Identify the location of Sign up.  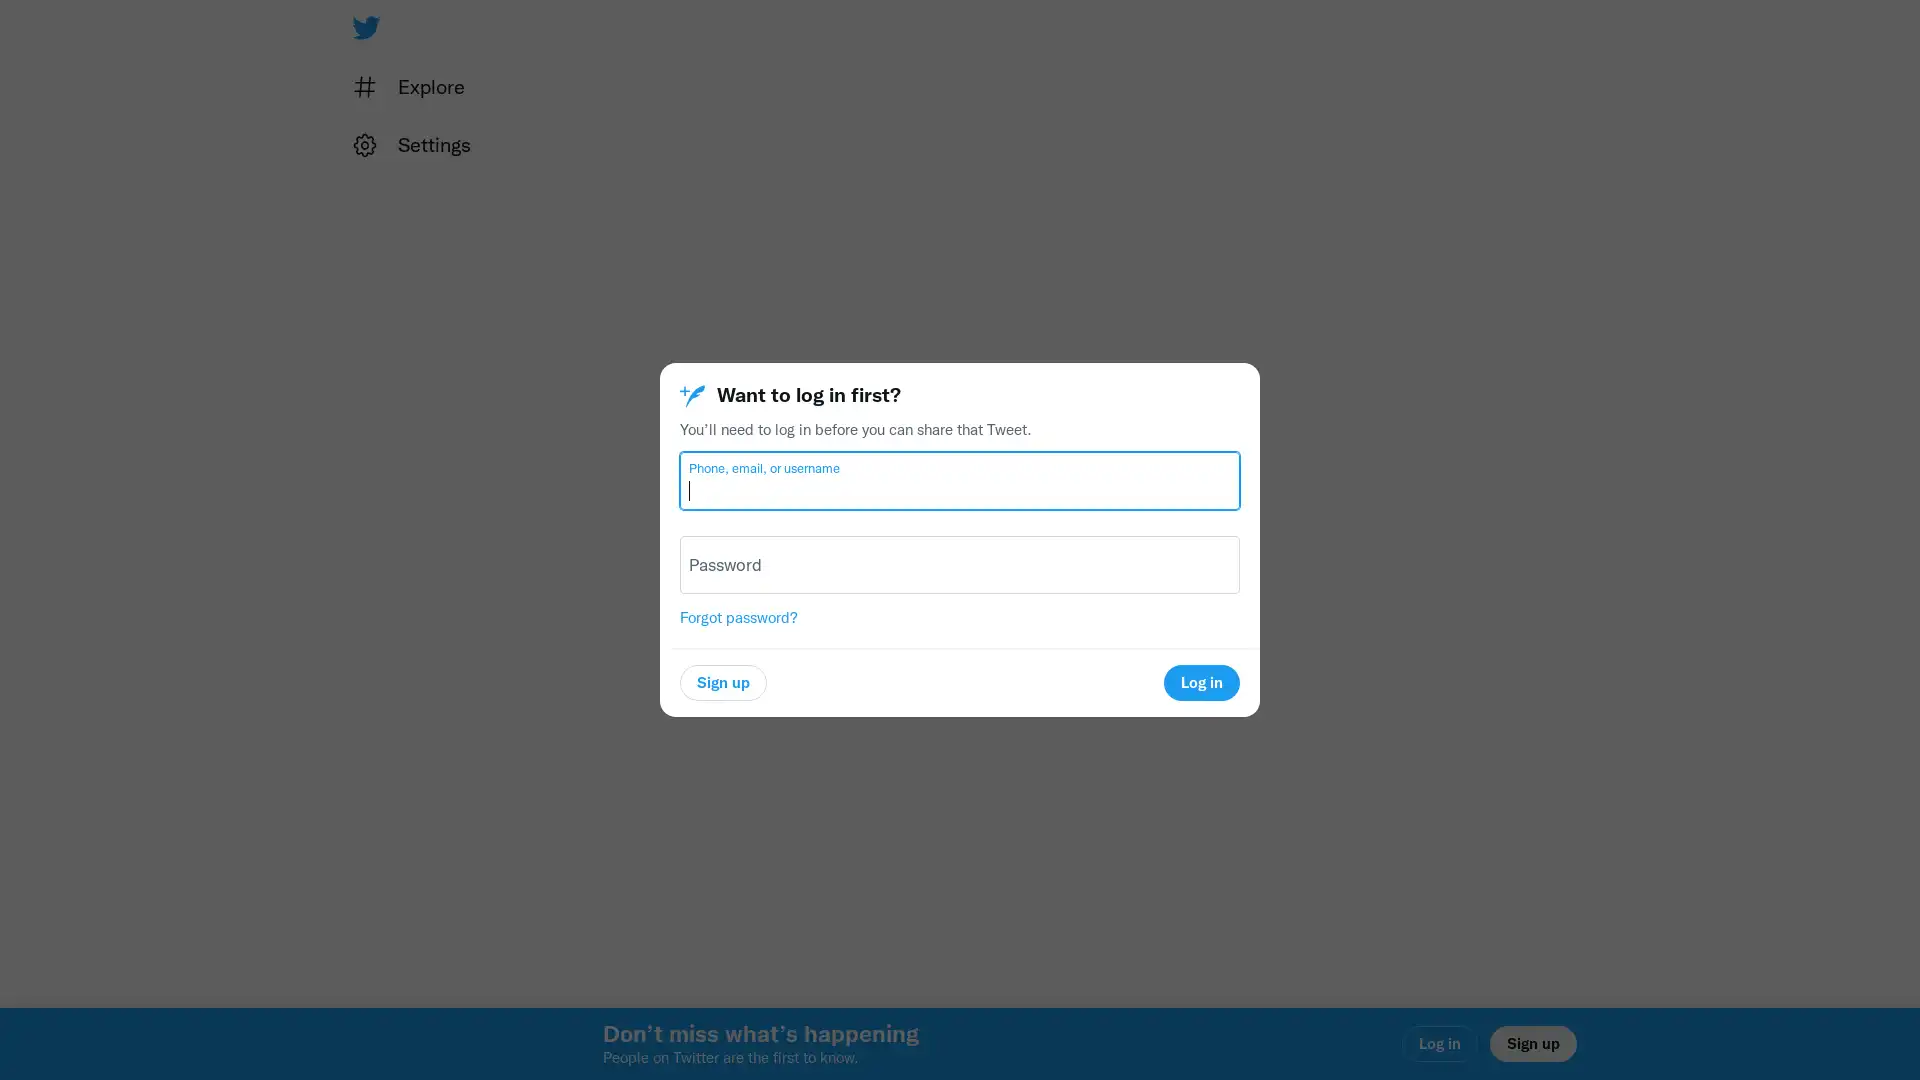
(722, 681).